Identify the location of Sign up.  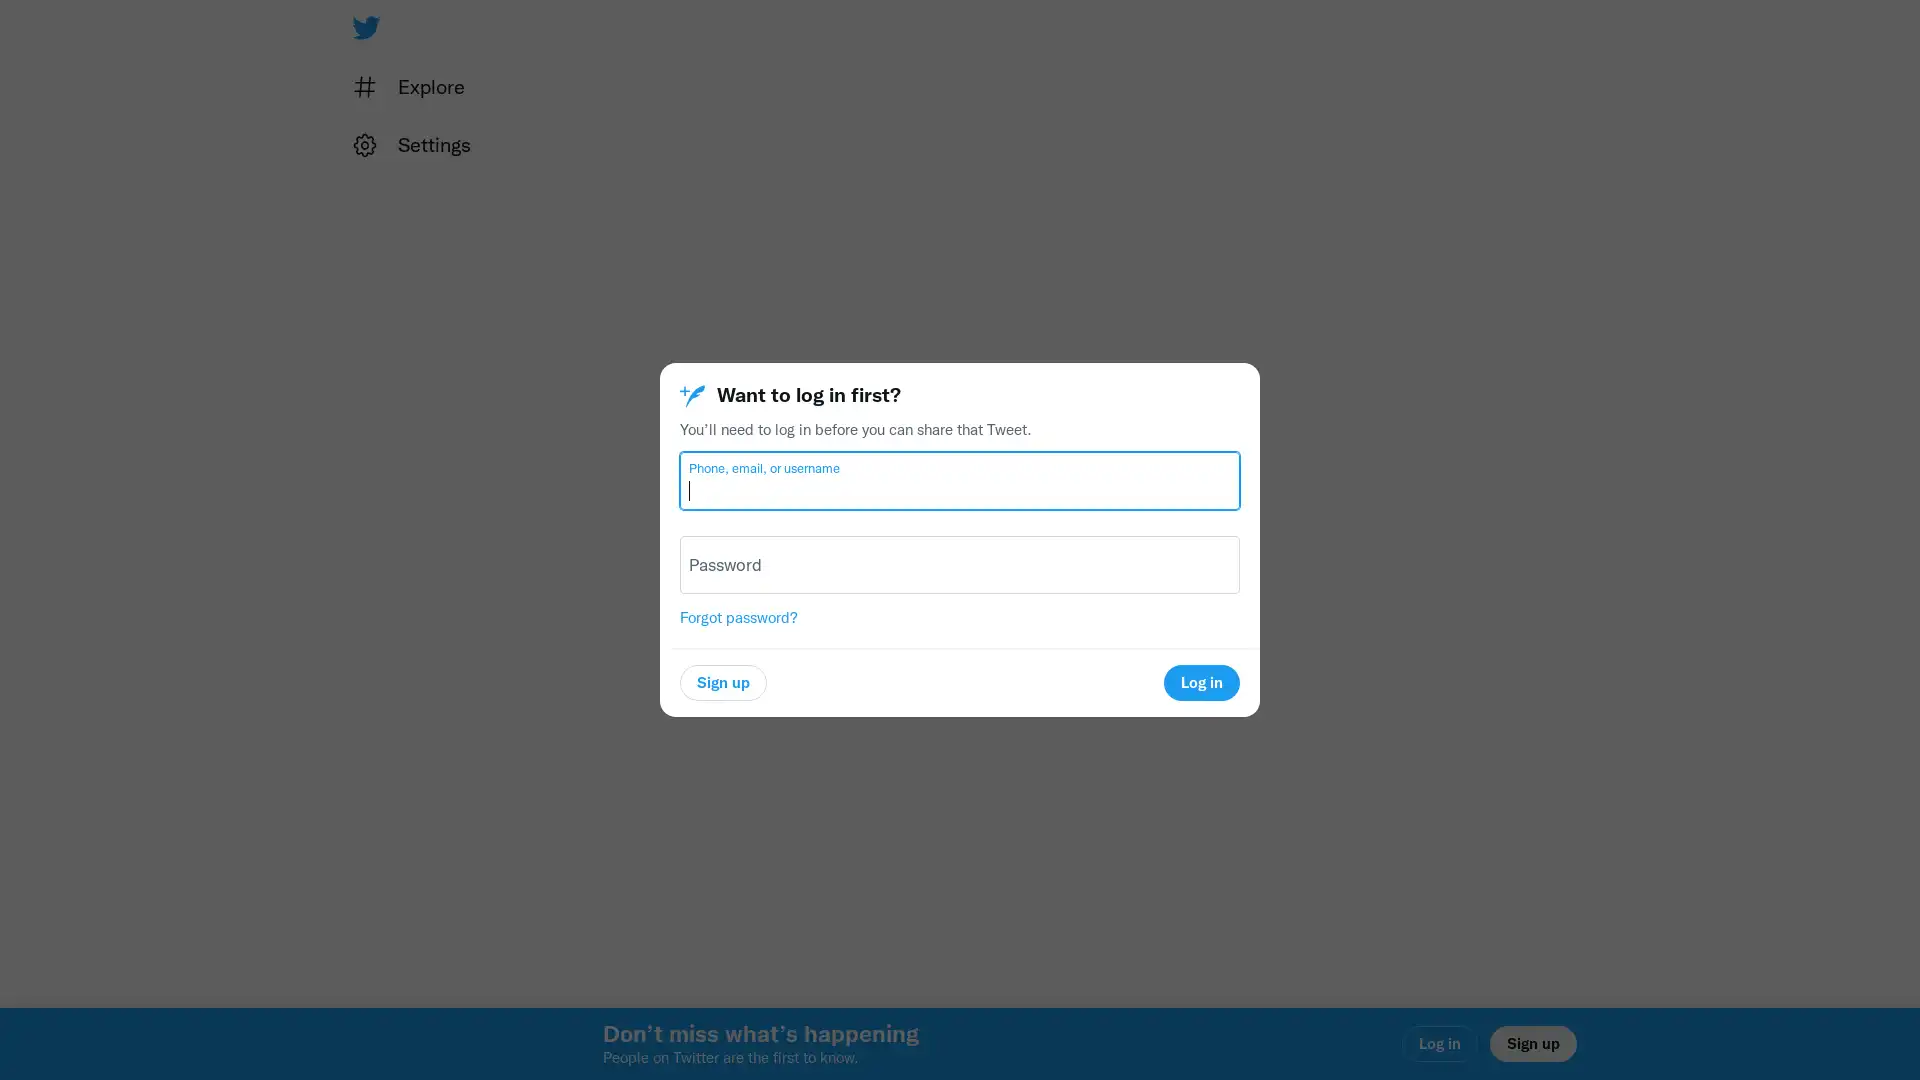
(722, 681).